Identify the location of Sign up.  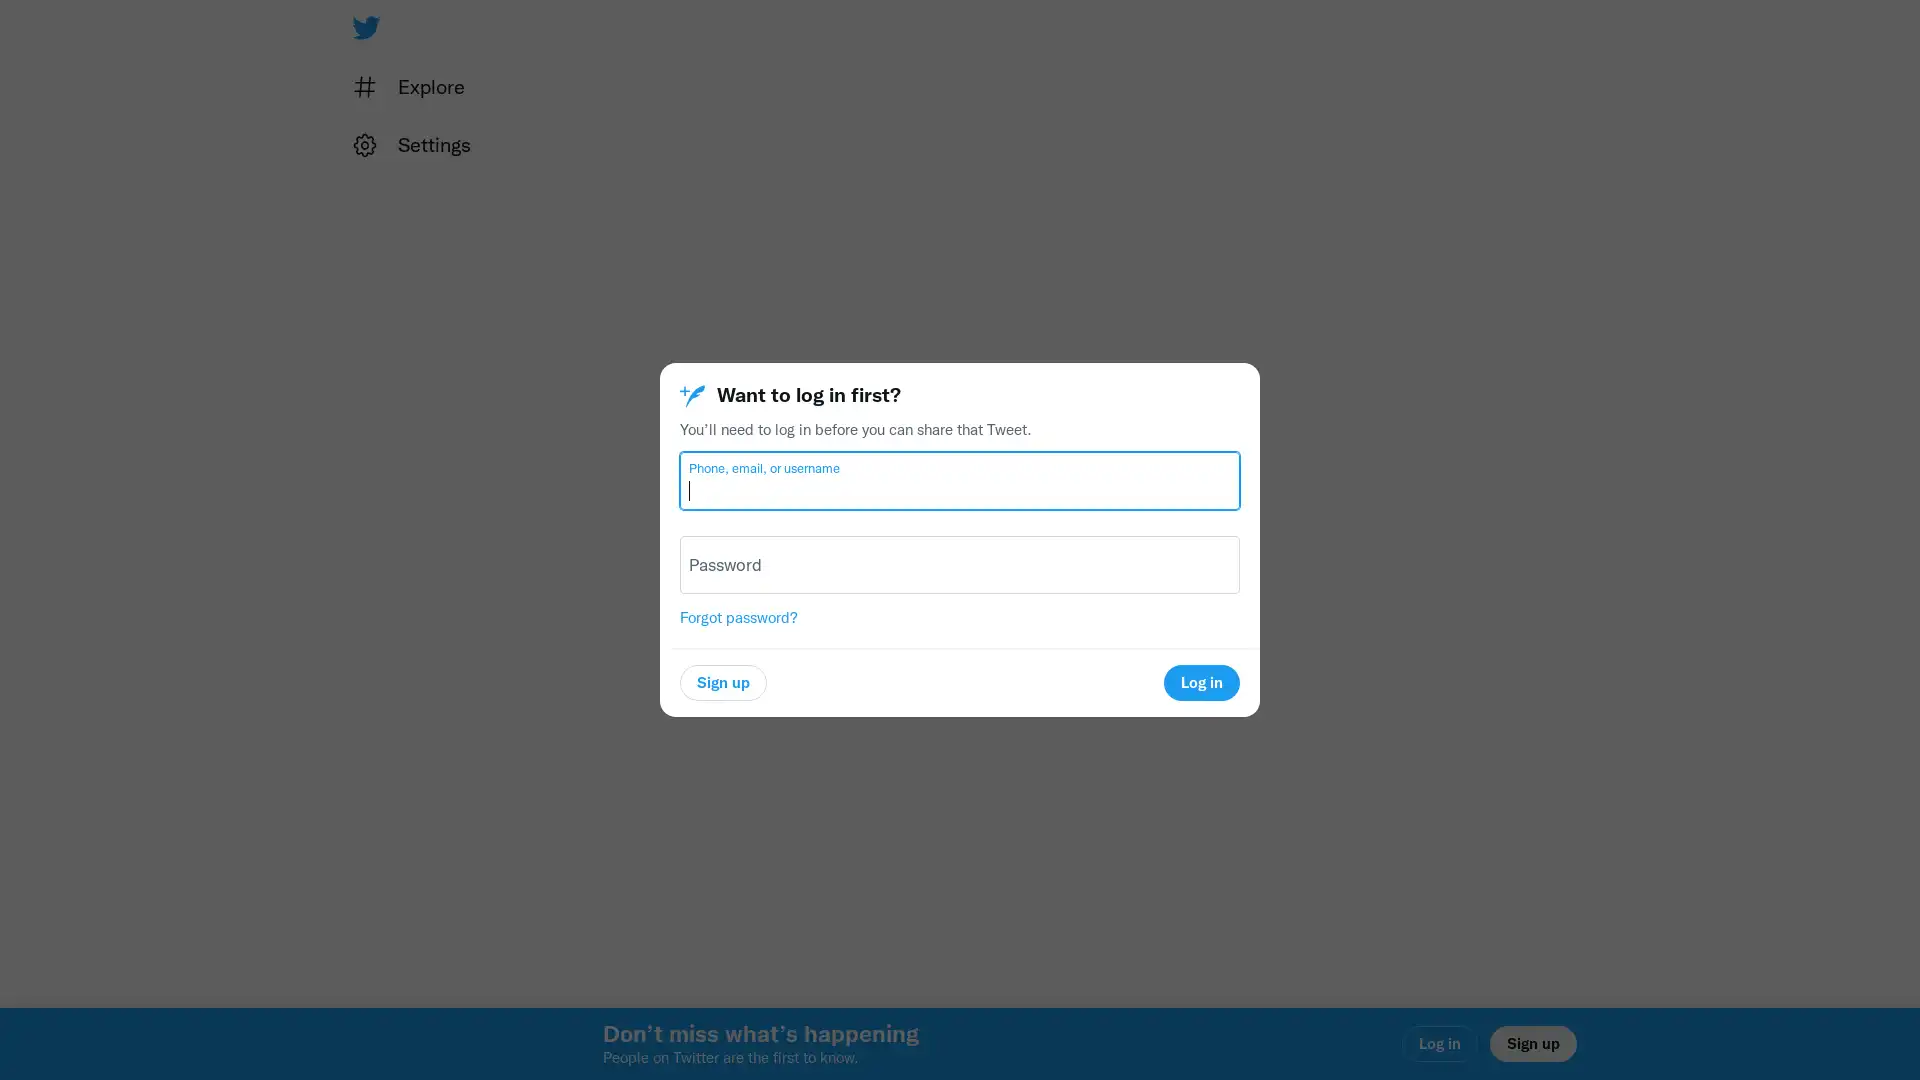
(722, 681).